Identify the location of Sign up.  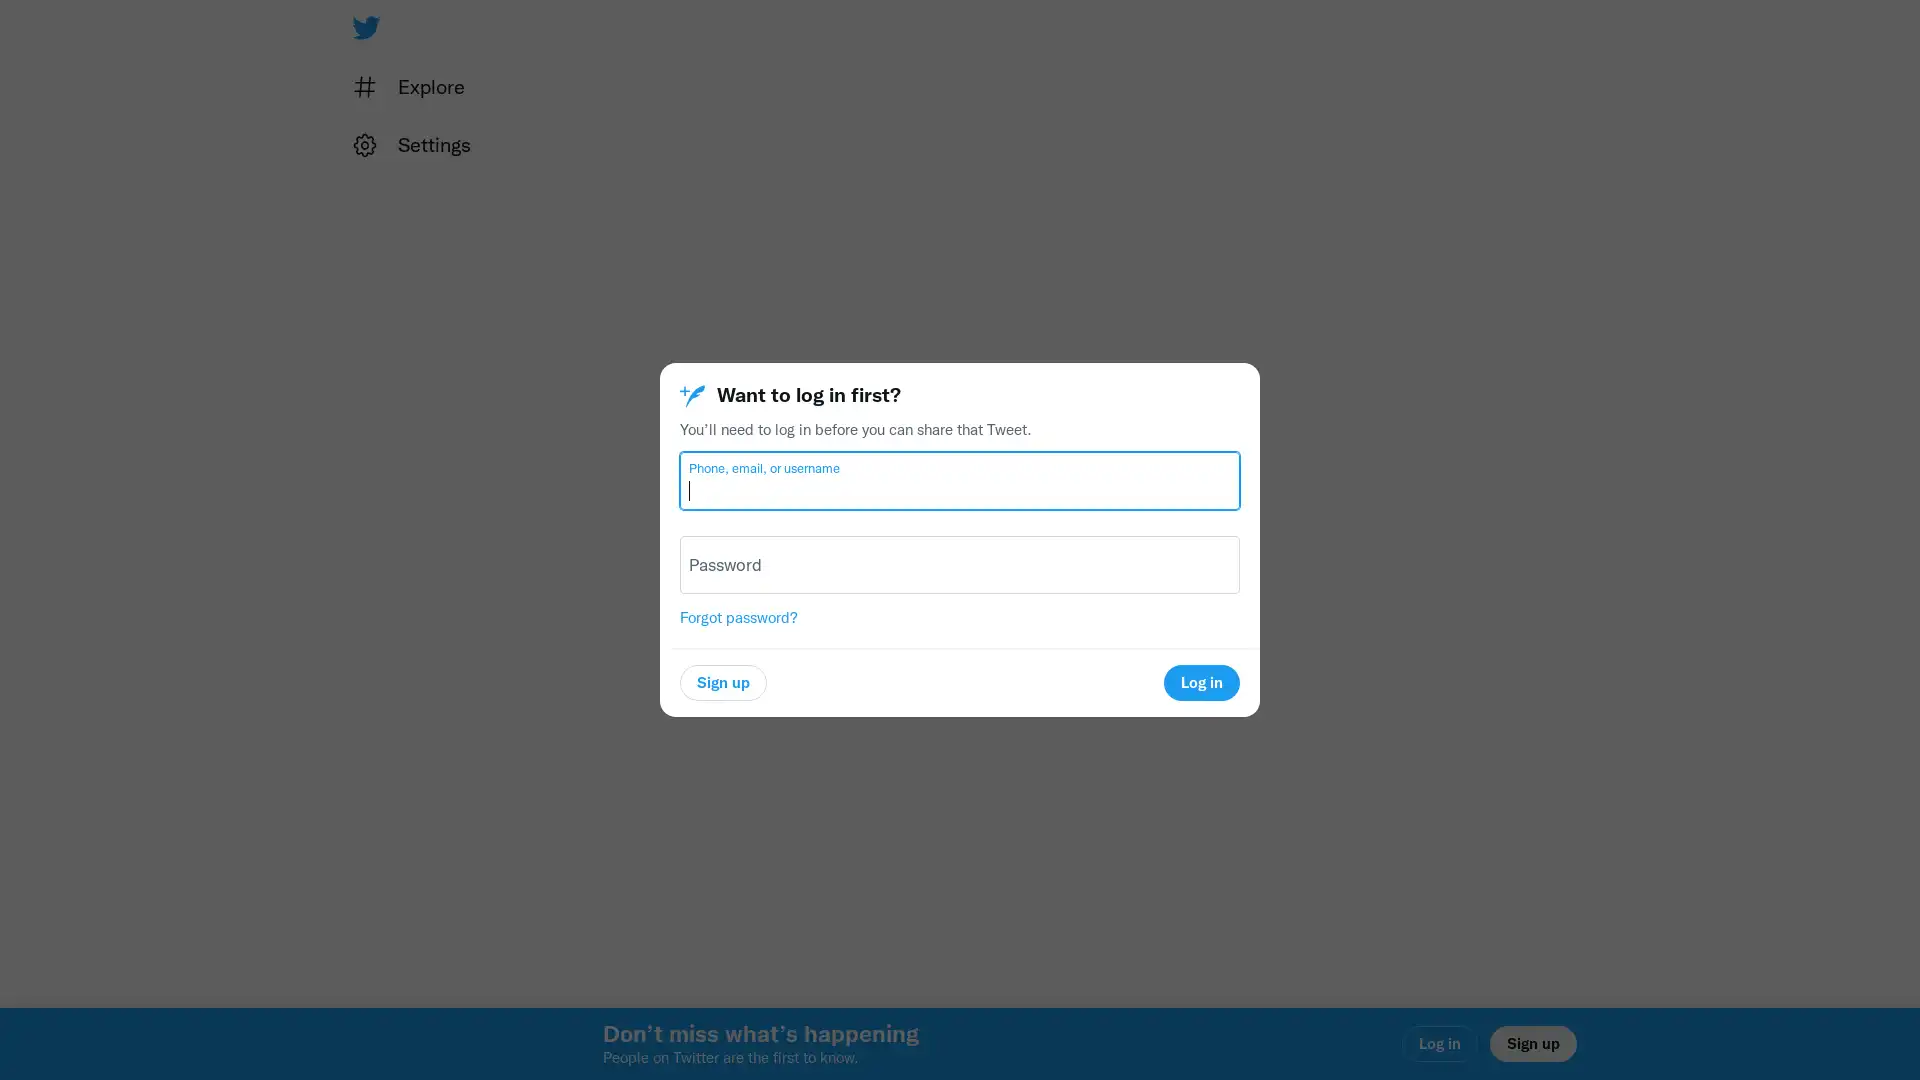
(722, 681).